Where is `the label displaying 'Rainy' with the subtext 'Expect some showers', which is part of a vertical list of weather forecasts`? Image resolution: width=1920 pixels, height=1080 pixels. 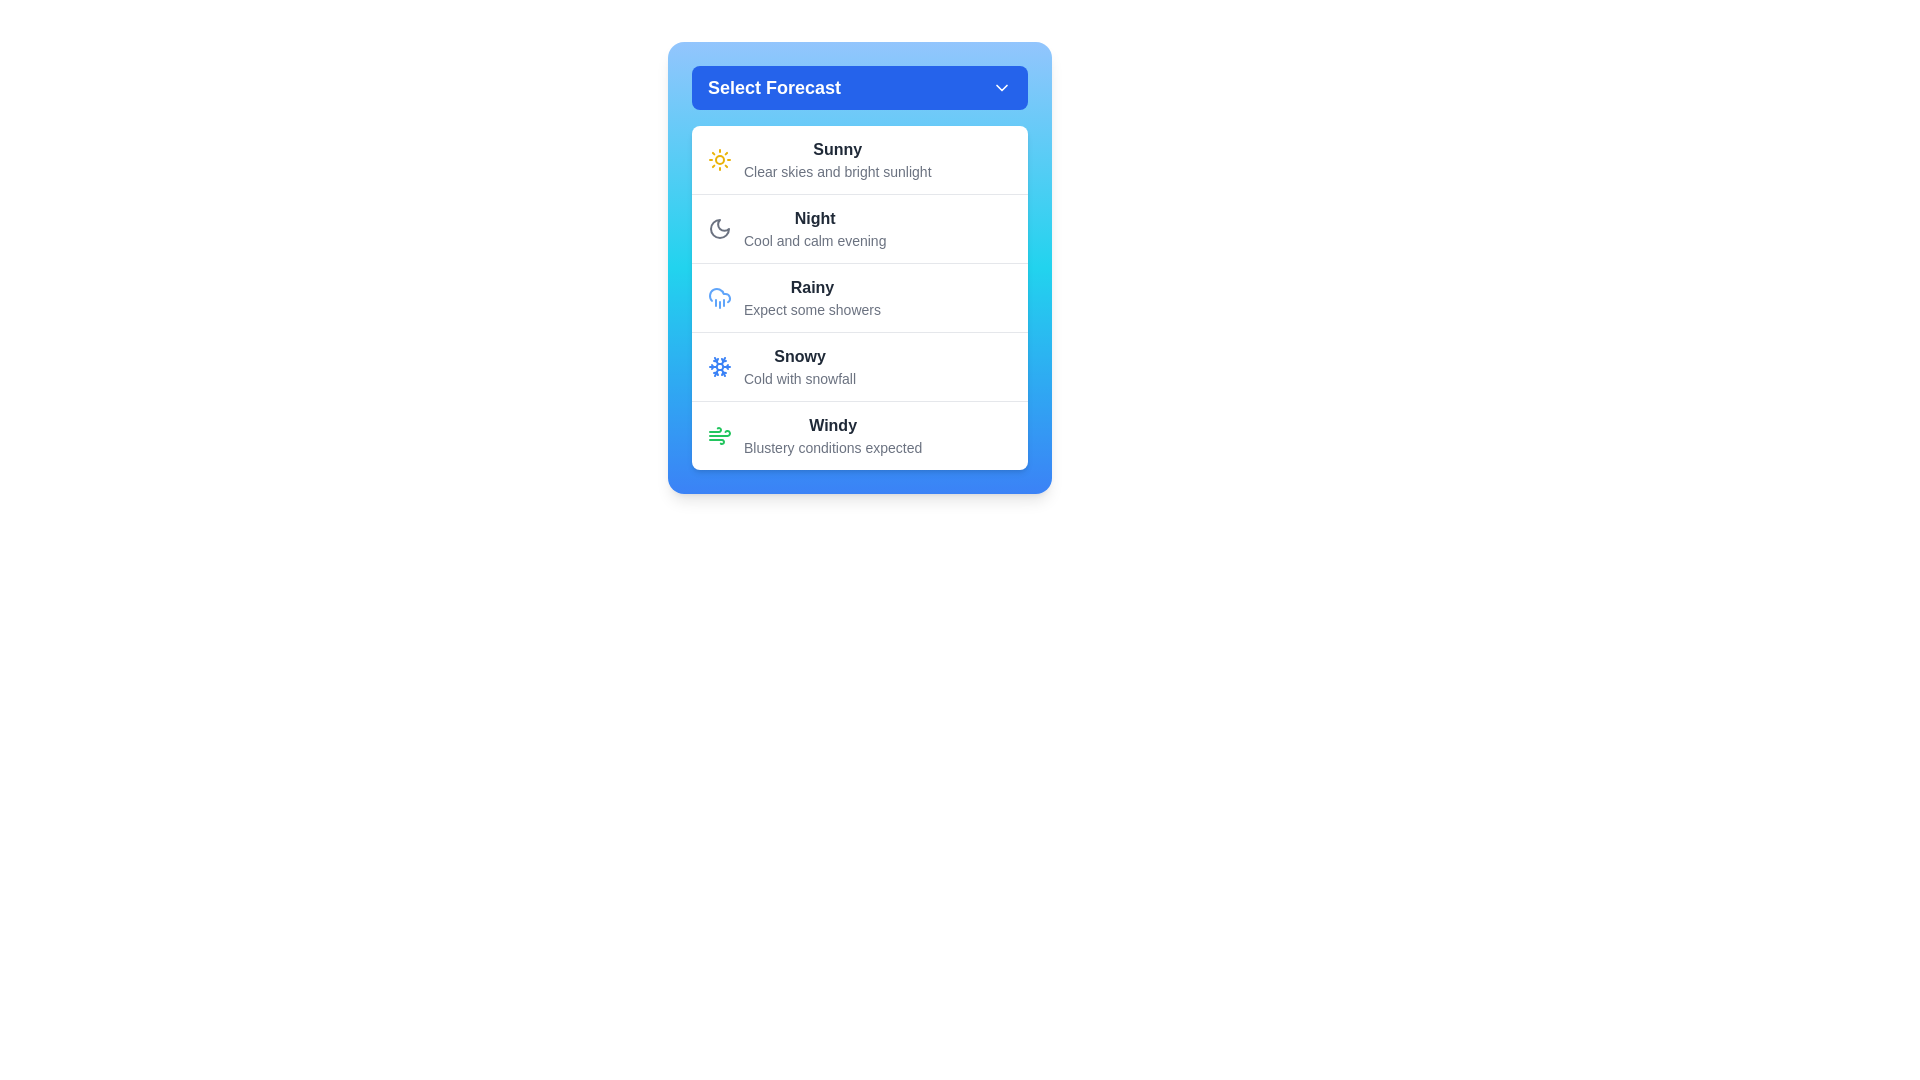 the label displaying 'Rainy' with the subtext 'Expect some showers', which is part of a vertical list of weather forecasts is located at coordinates (812, 297).